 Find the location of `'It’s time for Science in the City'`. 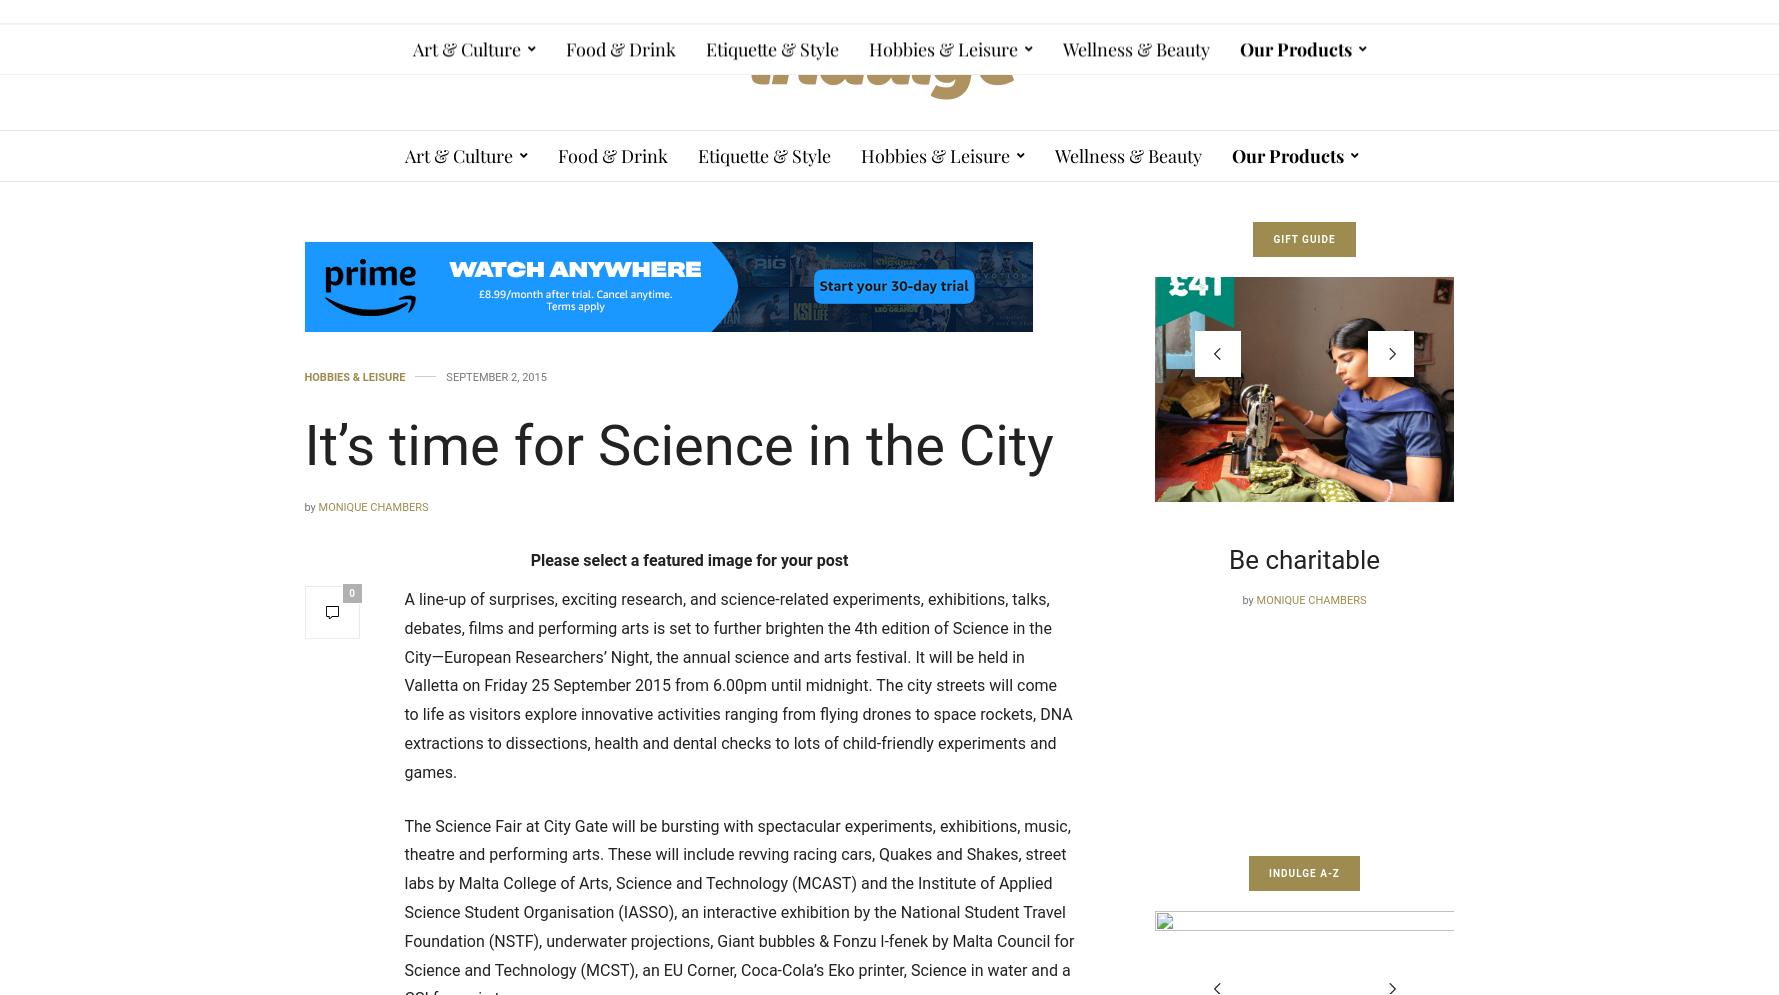

'It’s time for Science in the City' is located at coordinates (677, 444).